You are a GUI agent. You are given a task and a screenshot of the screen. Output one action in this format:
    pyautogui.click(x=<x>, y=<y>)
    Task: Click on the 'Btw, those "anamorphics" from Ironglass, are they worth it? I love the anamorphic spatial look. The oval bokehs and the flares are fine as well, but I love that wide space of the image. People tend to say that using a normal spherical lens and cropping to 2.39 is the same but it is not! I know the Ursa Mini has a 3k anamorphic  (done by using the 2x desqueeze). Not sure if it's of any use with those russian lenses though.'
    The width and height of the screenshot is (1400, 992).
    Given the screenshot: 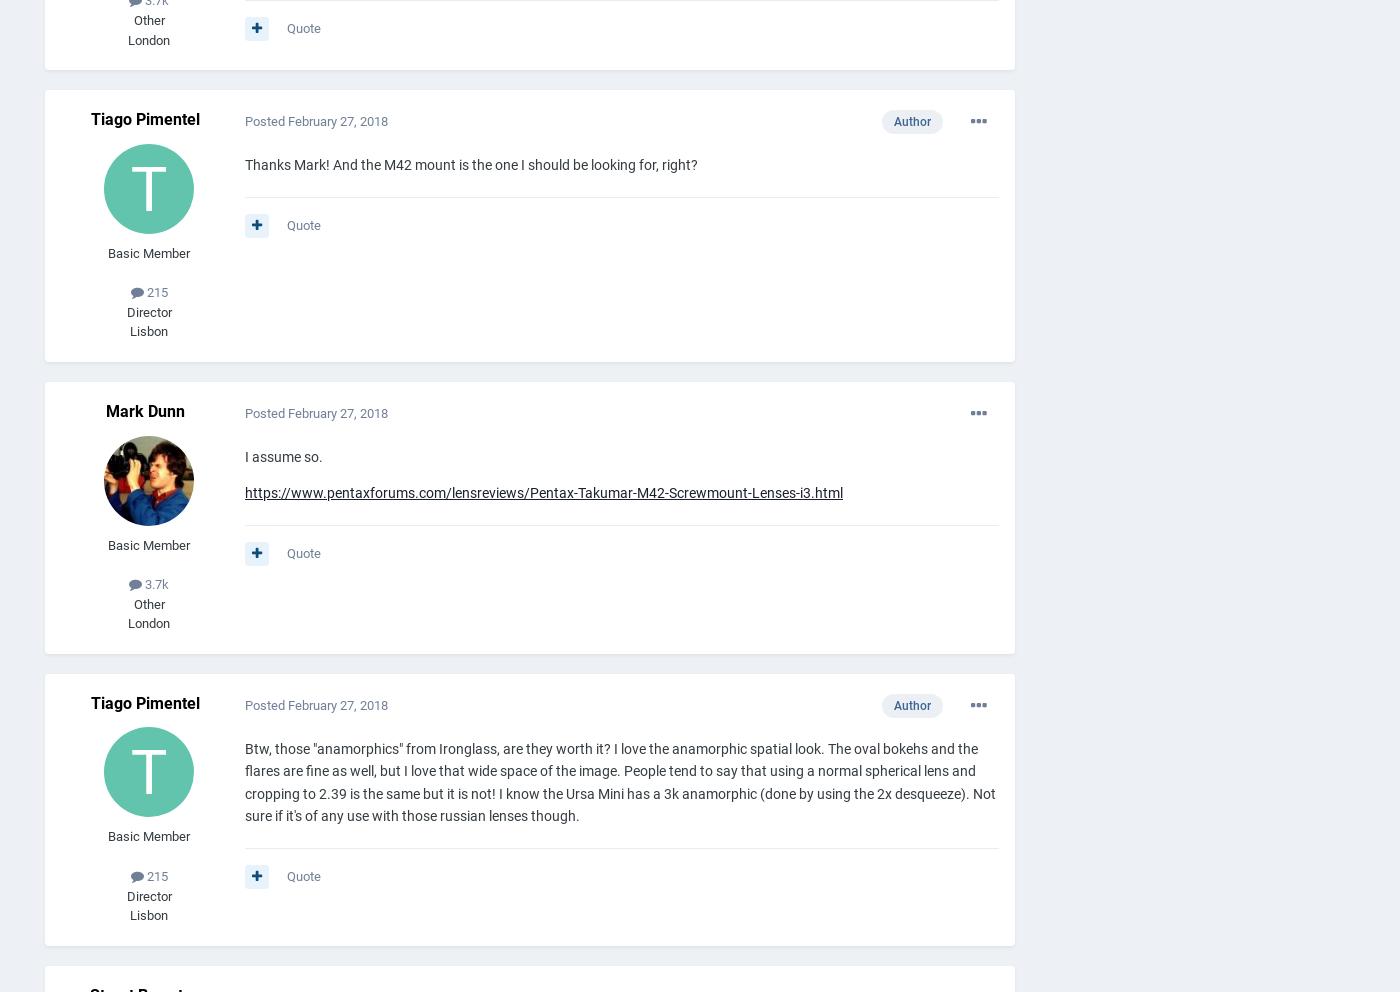 What is the action you would take?
    pyautogui.click(x=620, y=780)
    